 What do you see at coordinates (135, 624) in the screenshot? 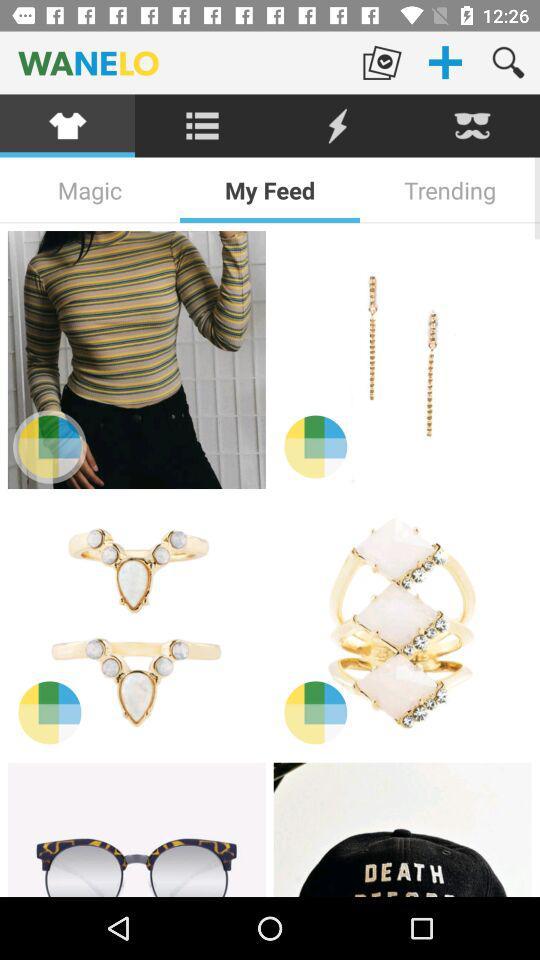
I see `image` at bounding box center [135, 624].